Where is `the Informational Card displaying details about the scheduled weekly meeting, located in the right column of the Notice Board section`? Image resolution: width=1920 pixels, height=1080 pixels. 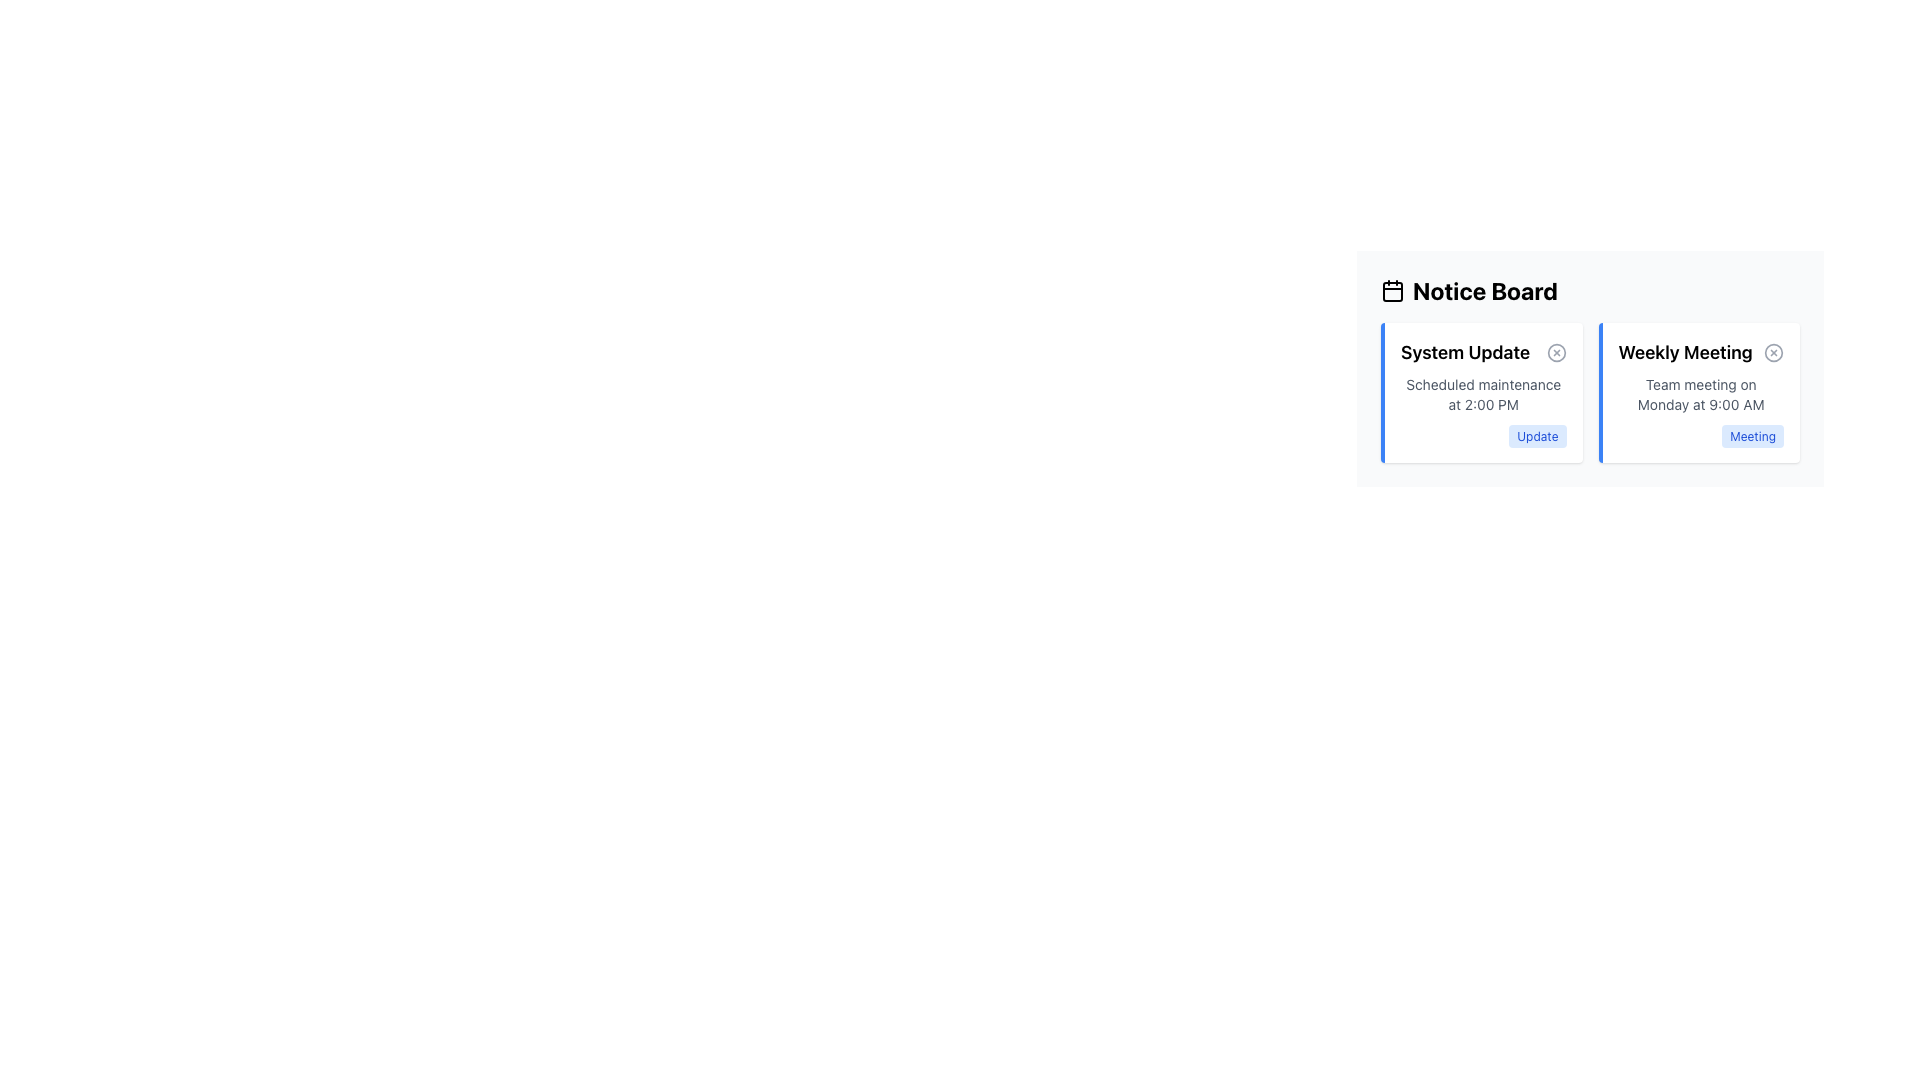
the Informational Card displaying details about the scheduled weekly meeting, located in the right column of the Notice Board section is located at coordinates (1698, 393).